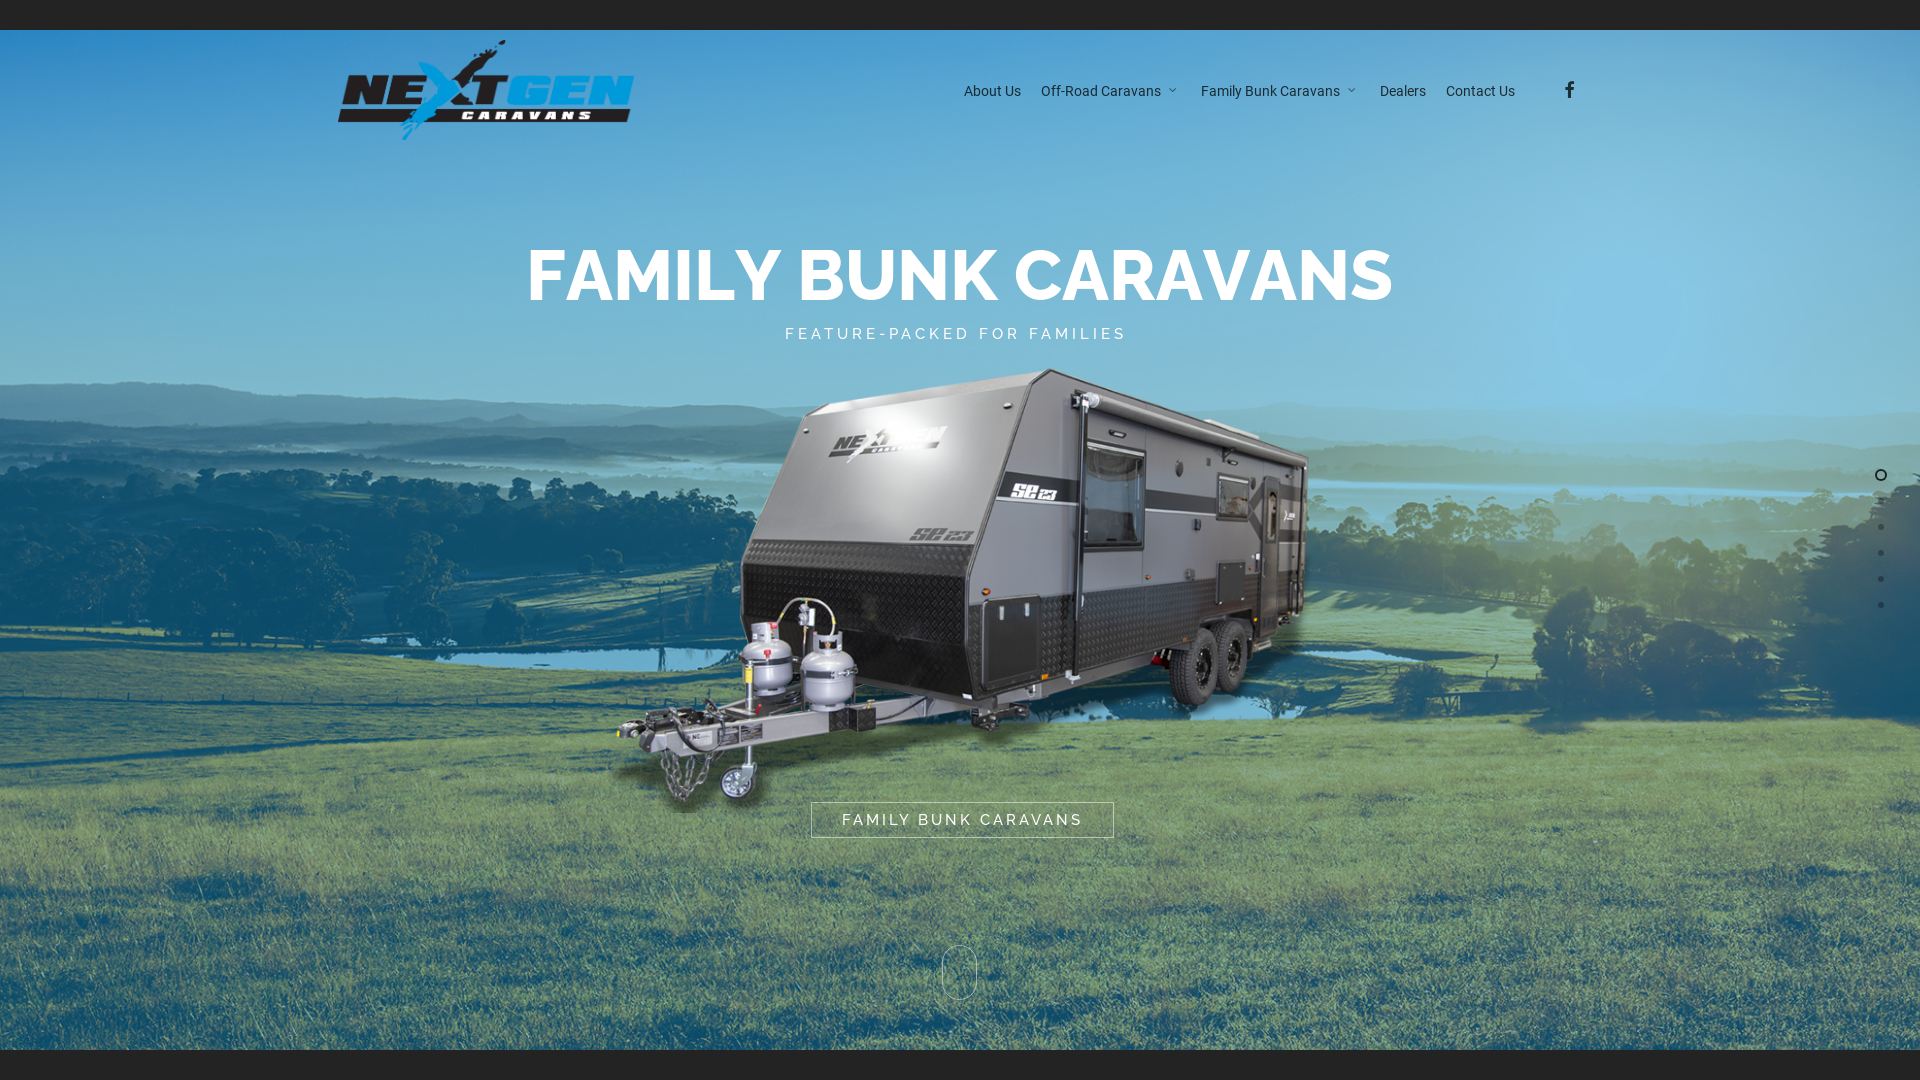 This screenshot has width=1920, height=1080. I want to click on 'About Us', so click(992, 88).